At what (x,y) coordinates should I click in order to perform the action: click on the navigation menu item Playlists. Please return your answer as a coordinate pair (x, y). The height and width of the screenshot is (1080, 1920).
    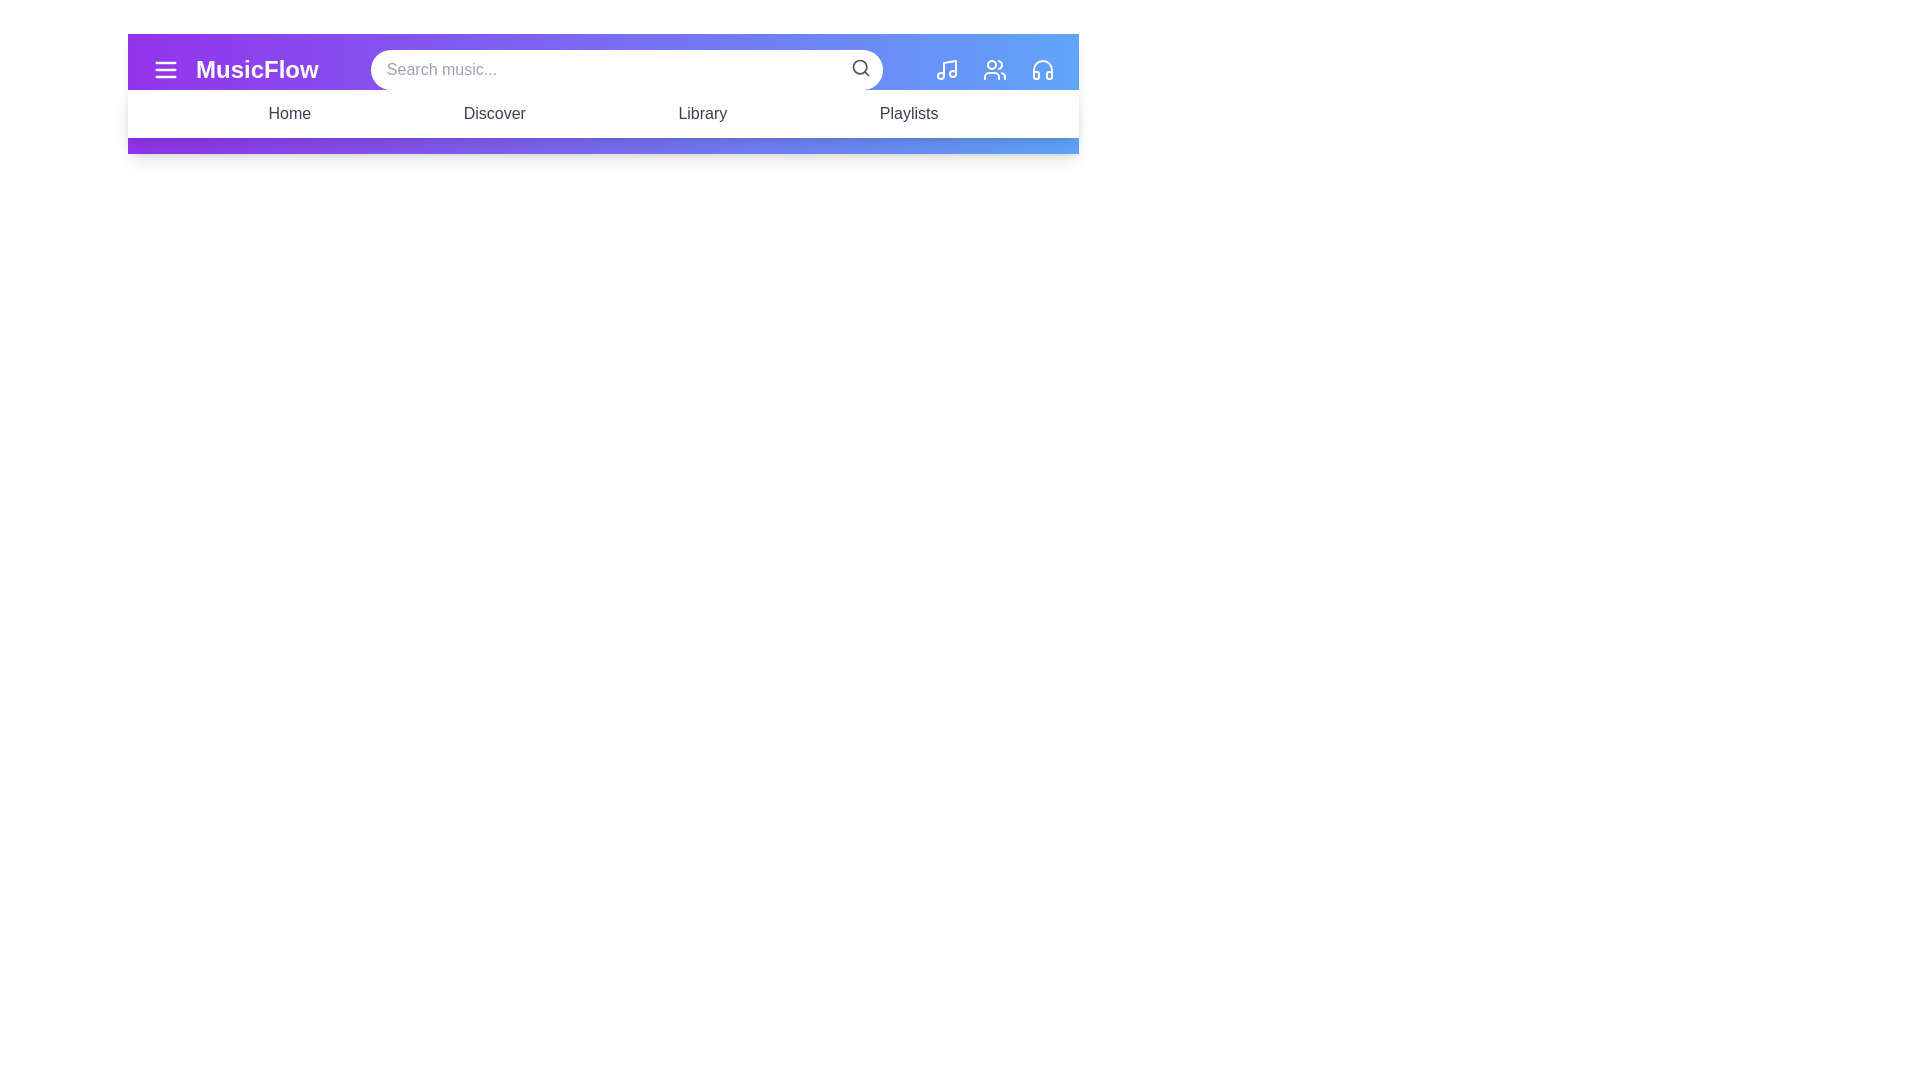
    Looking at the image, I should click on (908, 114).